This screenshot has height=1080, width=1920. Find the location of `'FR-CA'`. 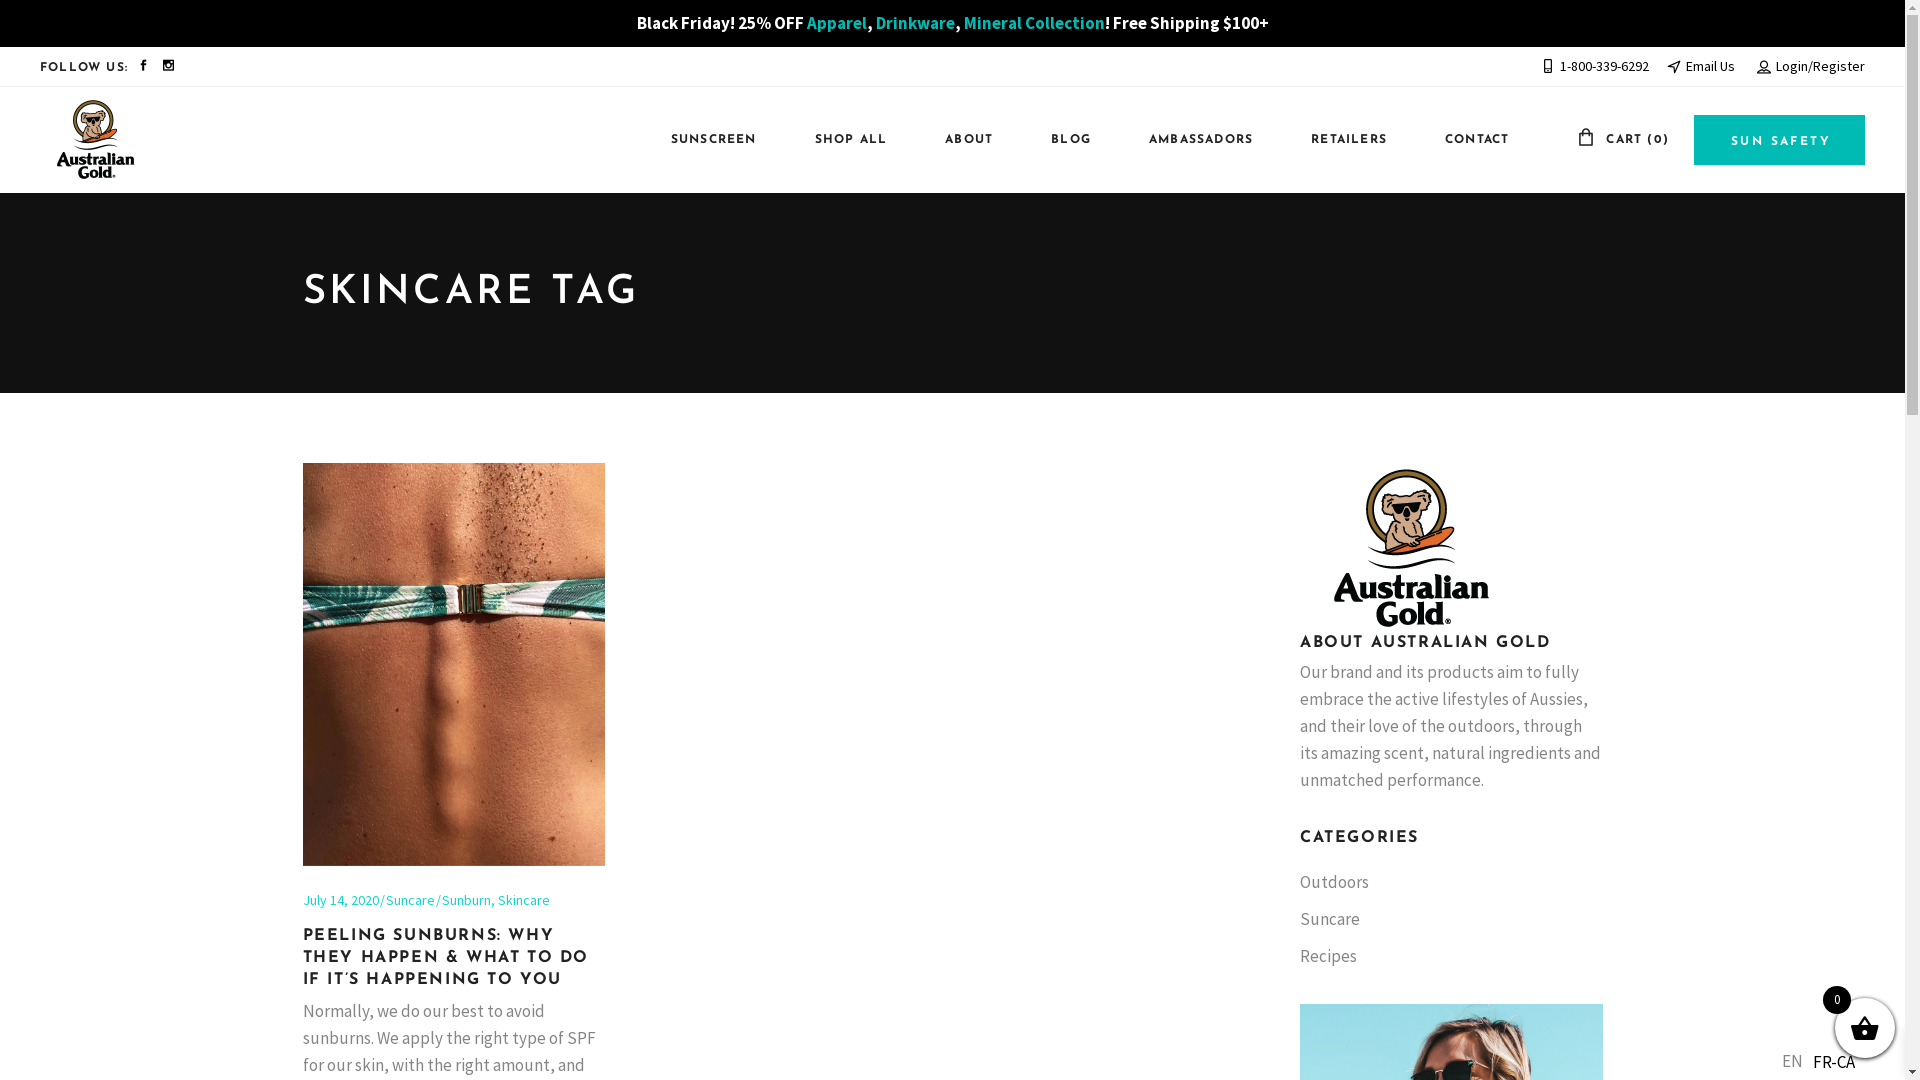

'FR-CA' is located at coordinates (1803, 1060).